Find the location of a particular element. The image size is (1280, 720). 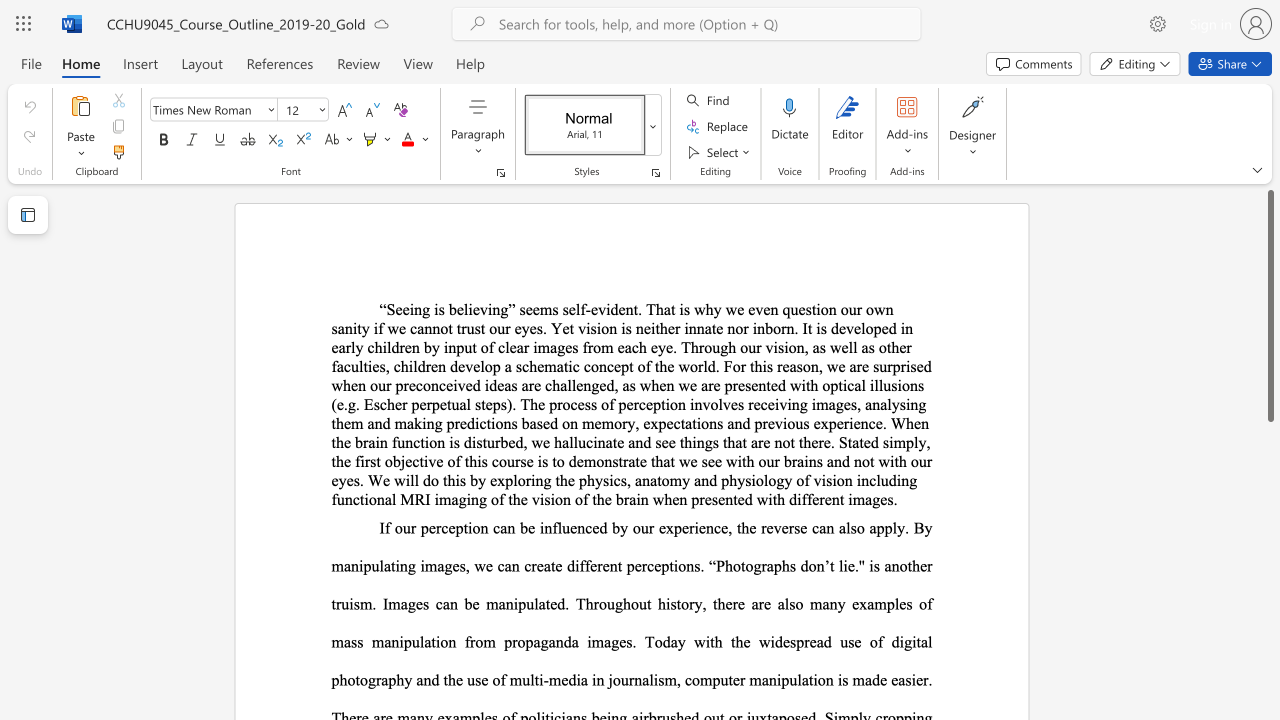

the scrollbar on the right side to scroll the page down is located at coordinates (1269, 598).